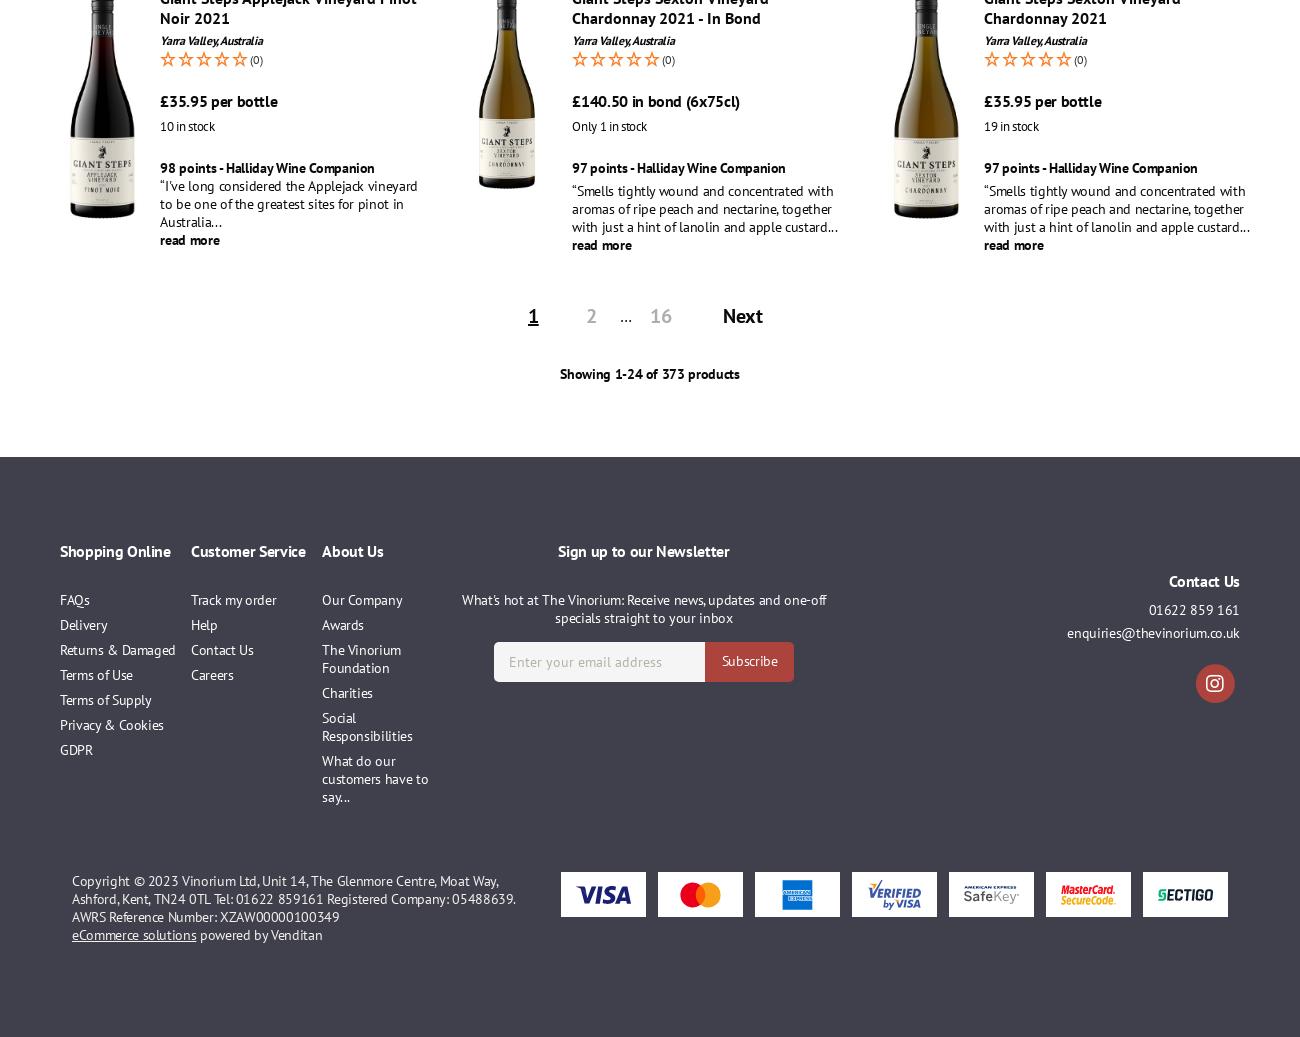  I want to click on 'Only 1 in stock', so click(609, 125).